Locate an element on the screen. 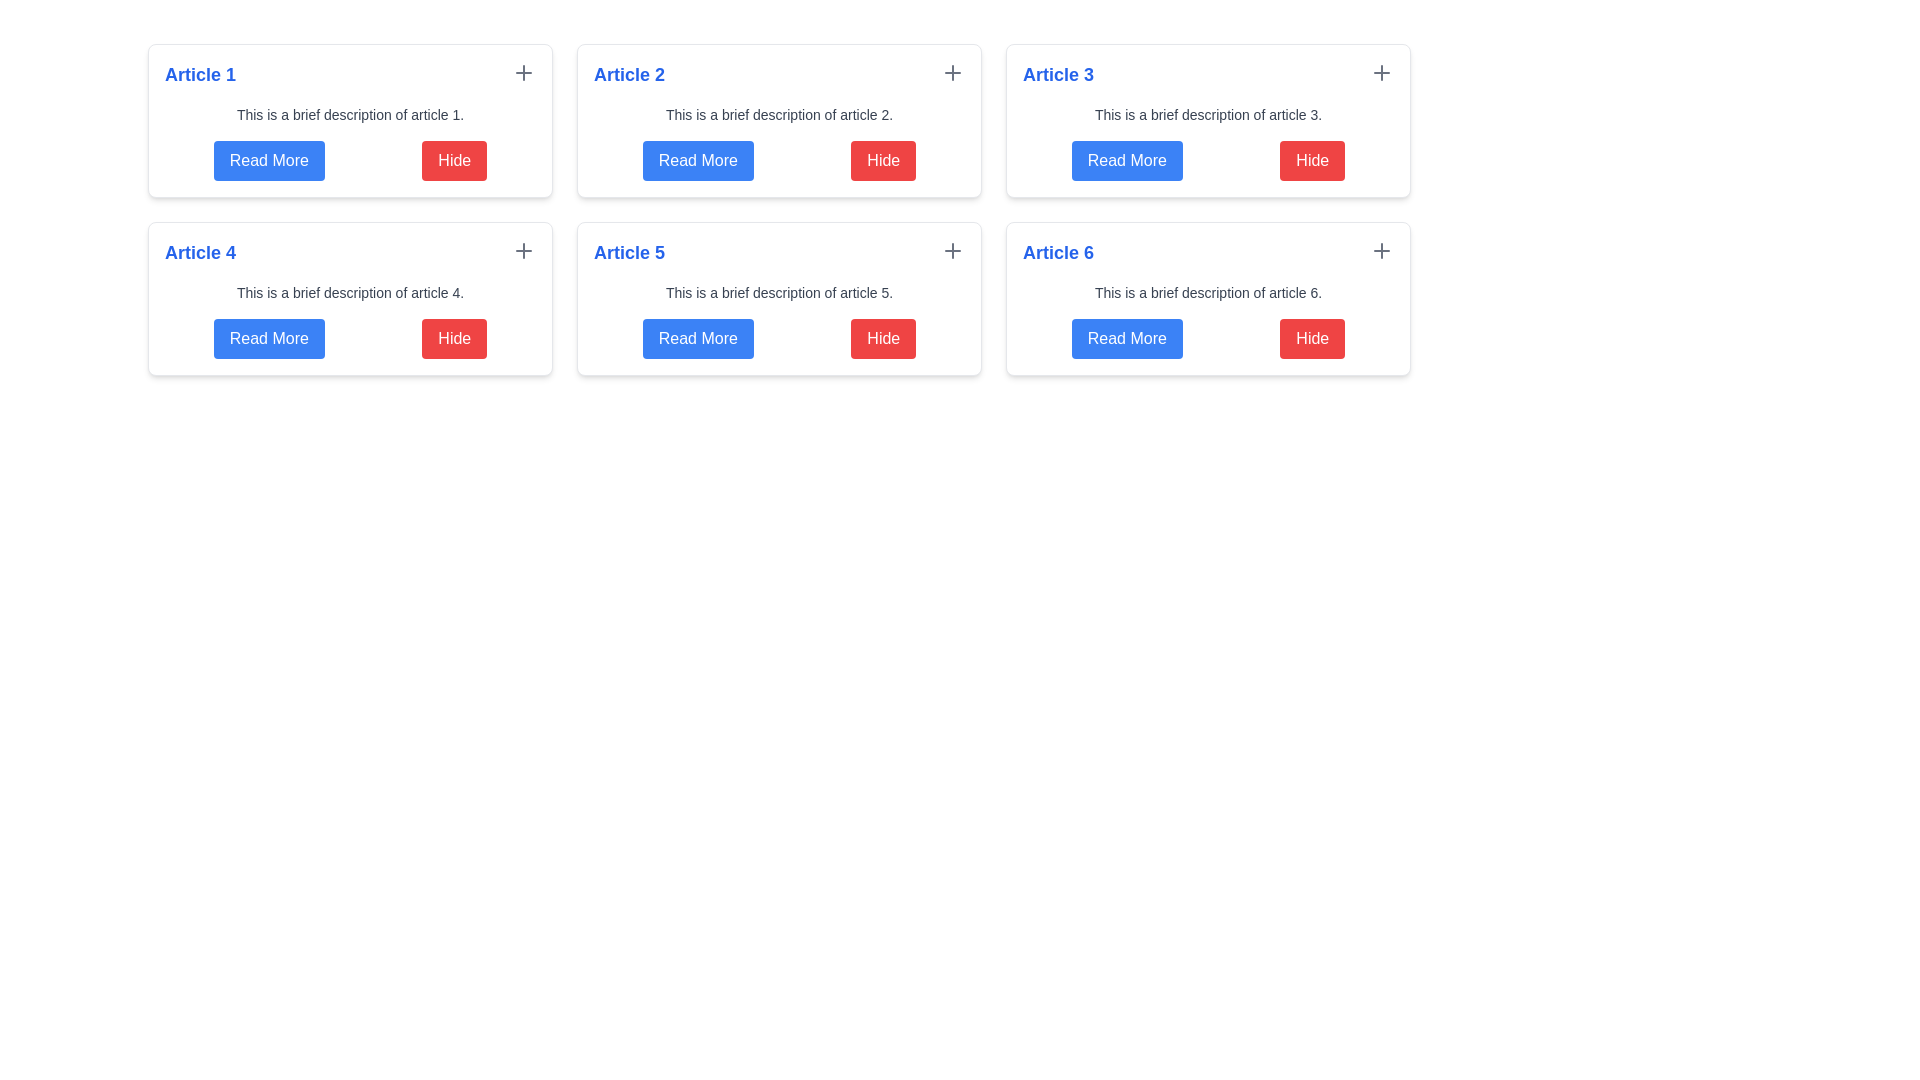 The width and height of the screenshot is (1920, 1080). the rightmost button in the first row of the grid layout, which is used to hide or collapse the associated content, located adjacent to the 'Read More' button is located at coordinates (882, 160).